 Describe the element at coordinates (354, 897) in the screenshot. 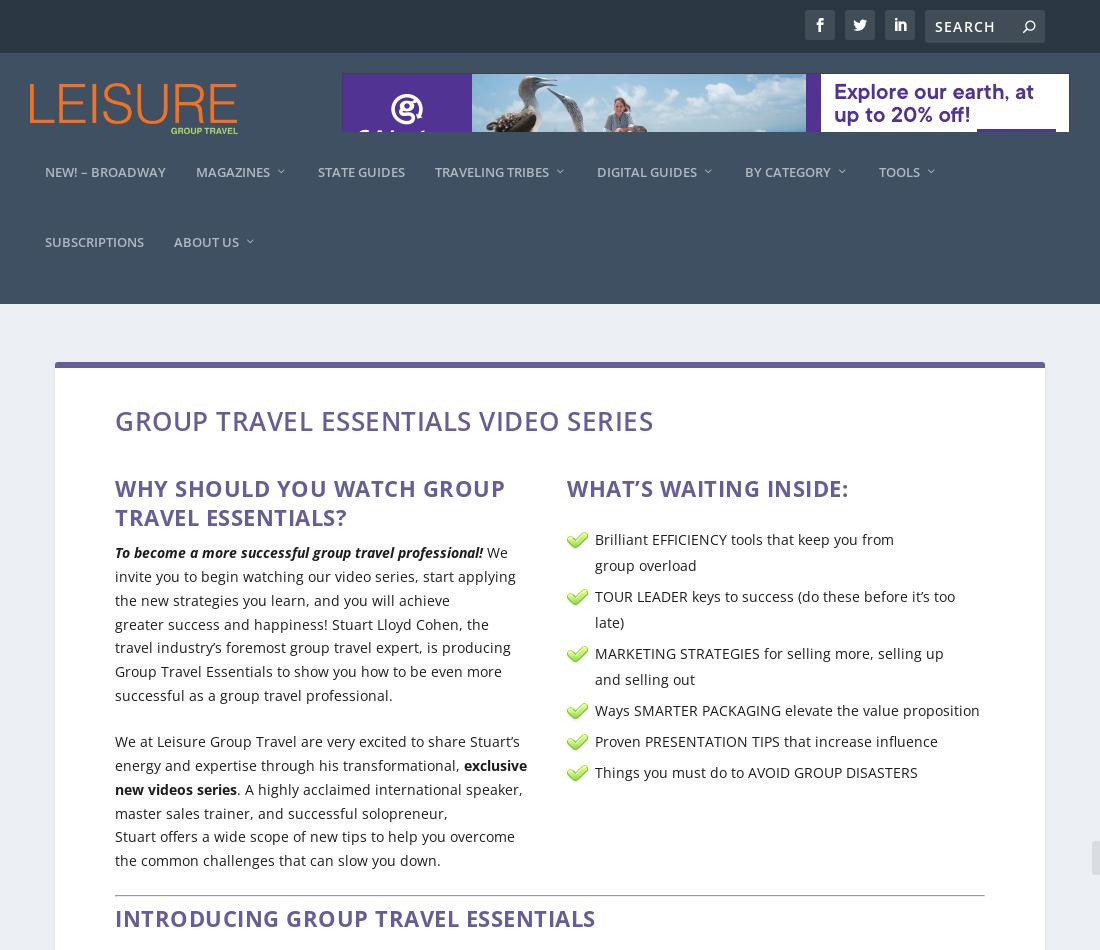

I see `'Introducing Group Travel Essentials'` at that location.